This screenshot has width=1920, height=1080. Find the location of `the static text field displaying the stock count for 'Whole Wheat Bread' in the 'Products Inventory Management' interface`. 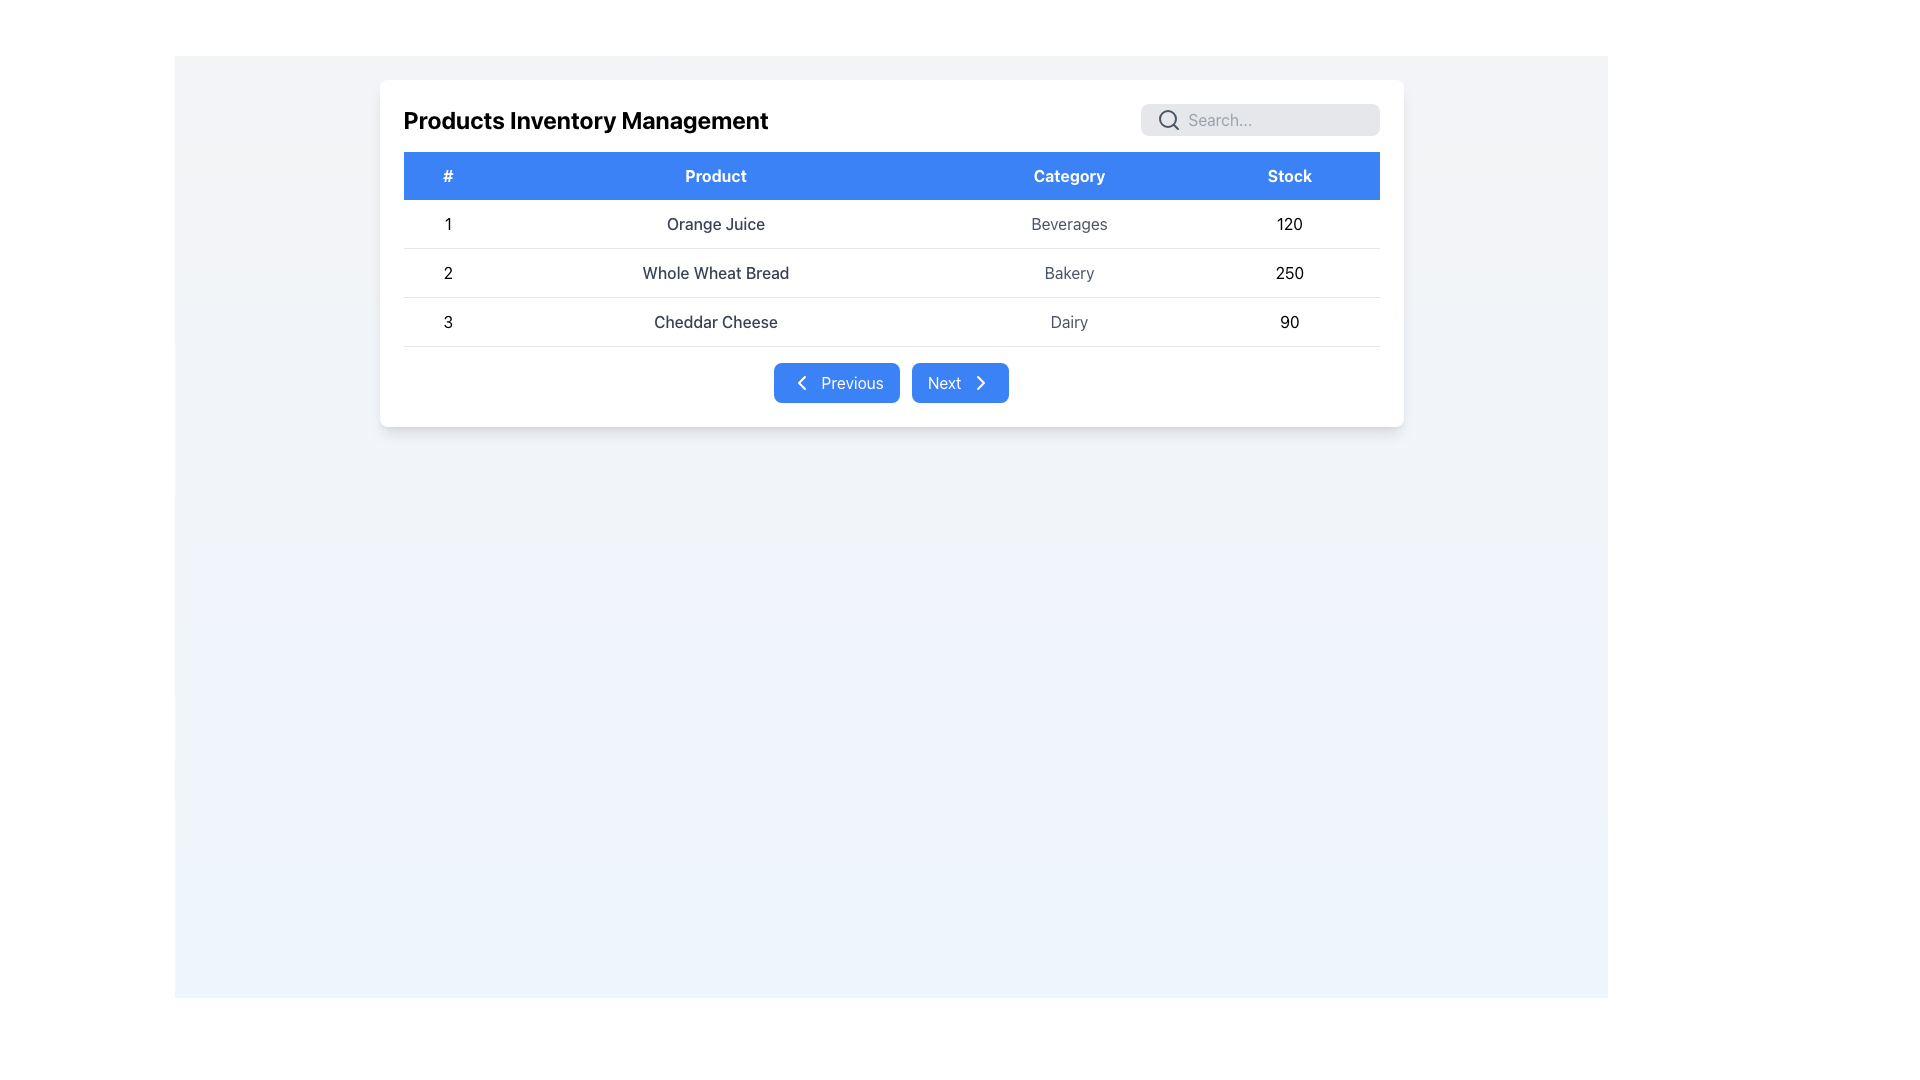

the static text field displaying the stock count for 'Whole Wheat Bread' in the 'Products Inventory Management' interface is located at coordinates (1289, 273).